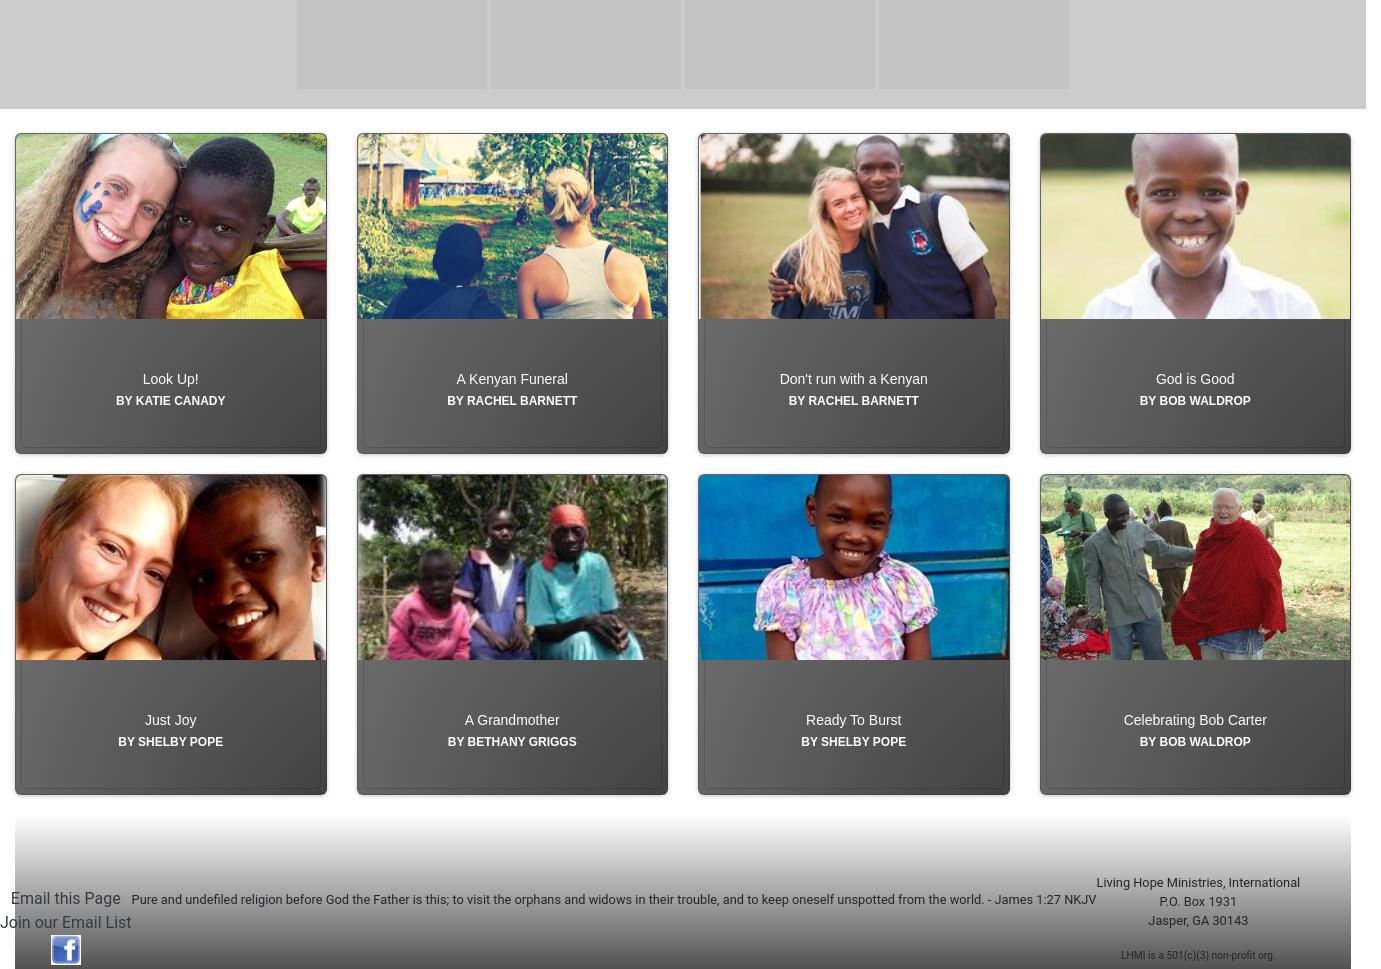 This screenshot has height=969, width=1381. What do you see at coordinates (8, 943) in the screenshot?
I see `'Email this Page'` at bounding box center [8, 943].